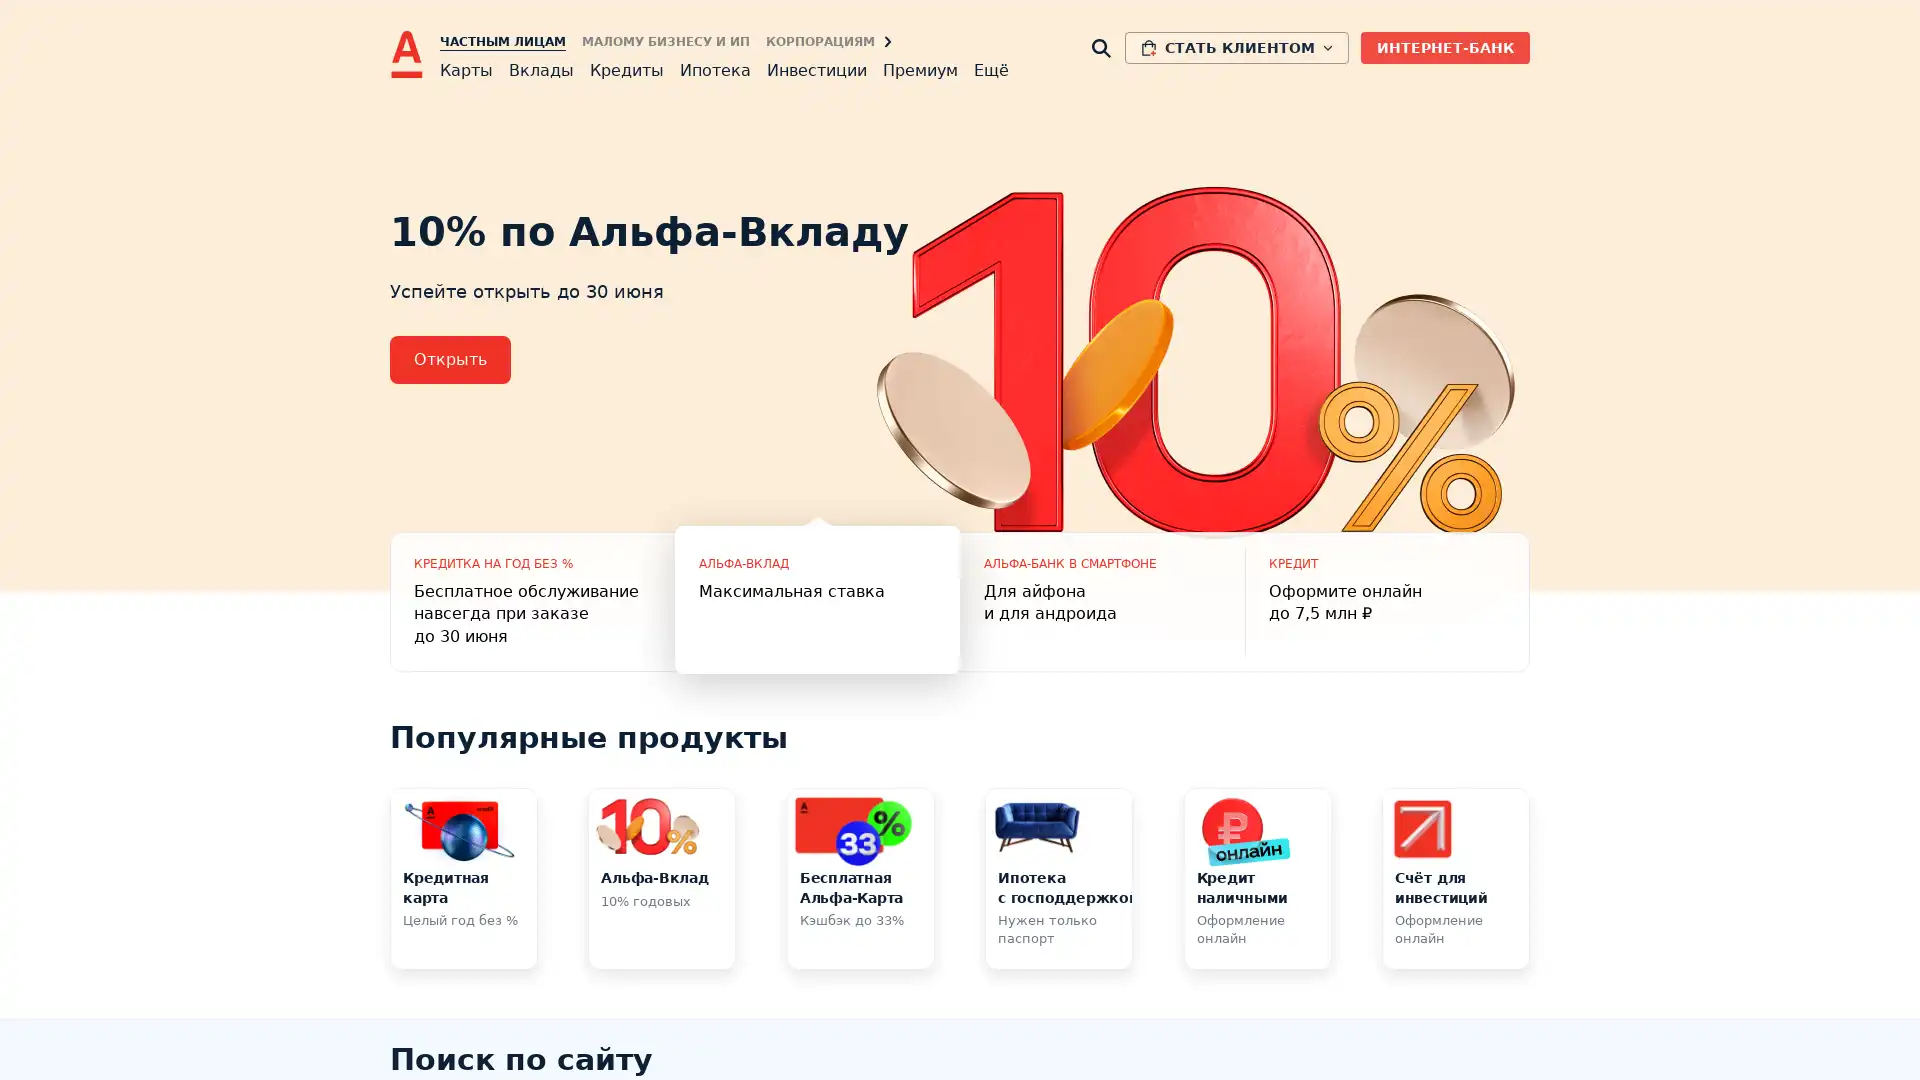  Describe the element at coordinates (1386, 600) in the screenshot. I see `7,5` at that location.